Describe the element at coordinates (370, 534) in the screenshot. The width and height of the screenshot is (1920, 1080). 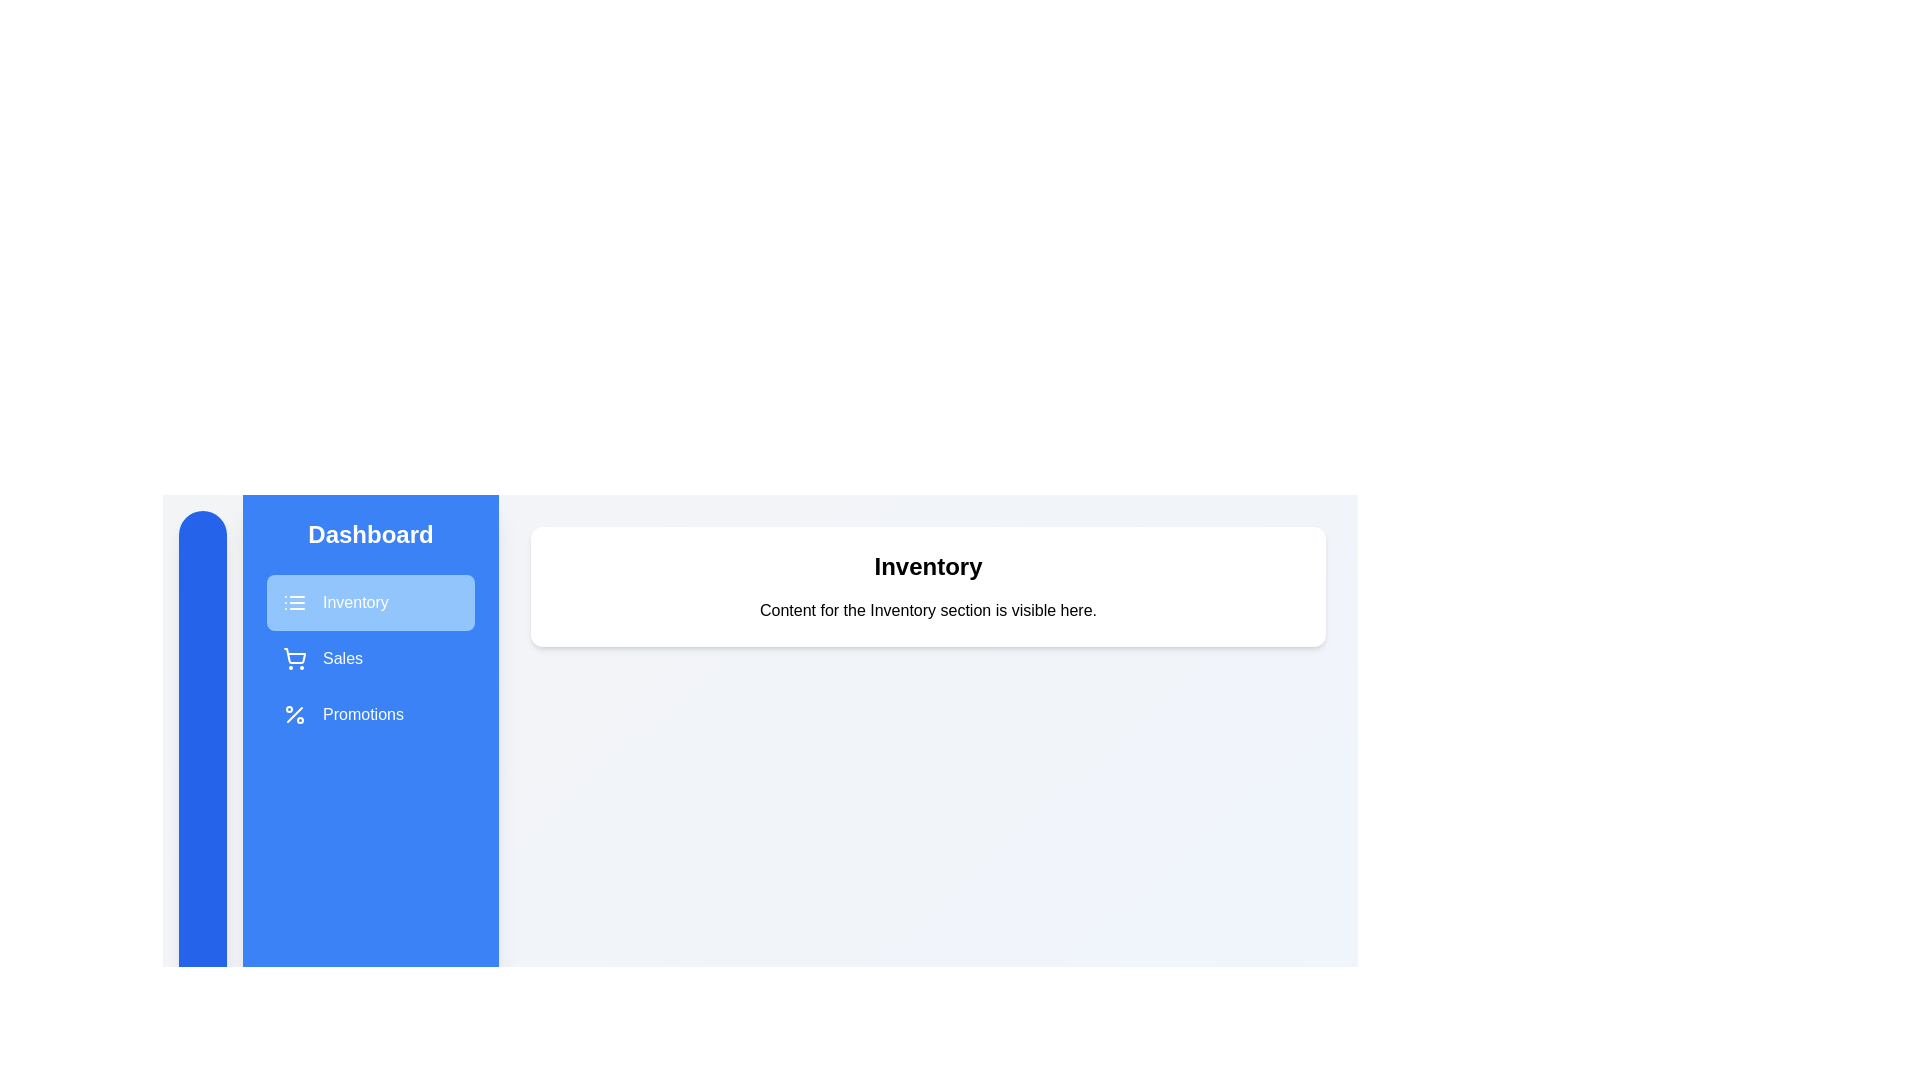
I see `the 'Dashboard' header text to initiate context-specific actions` at that location.